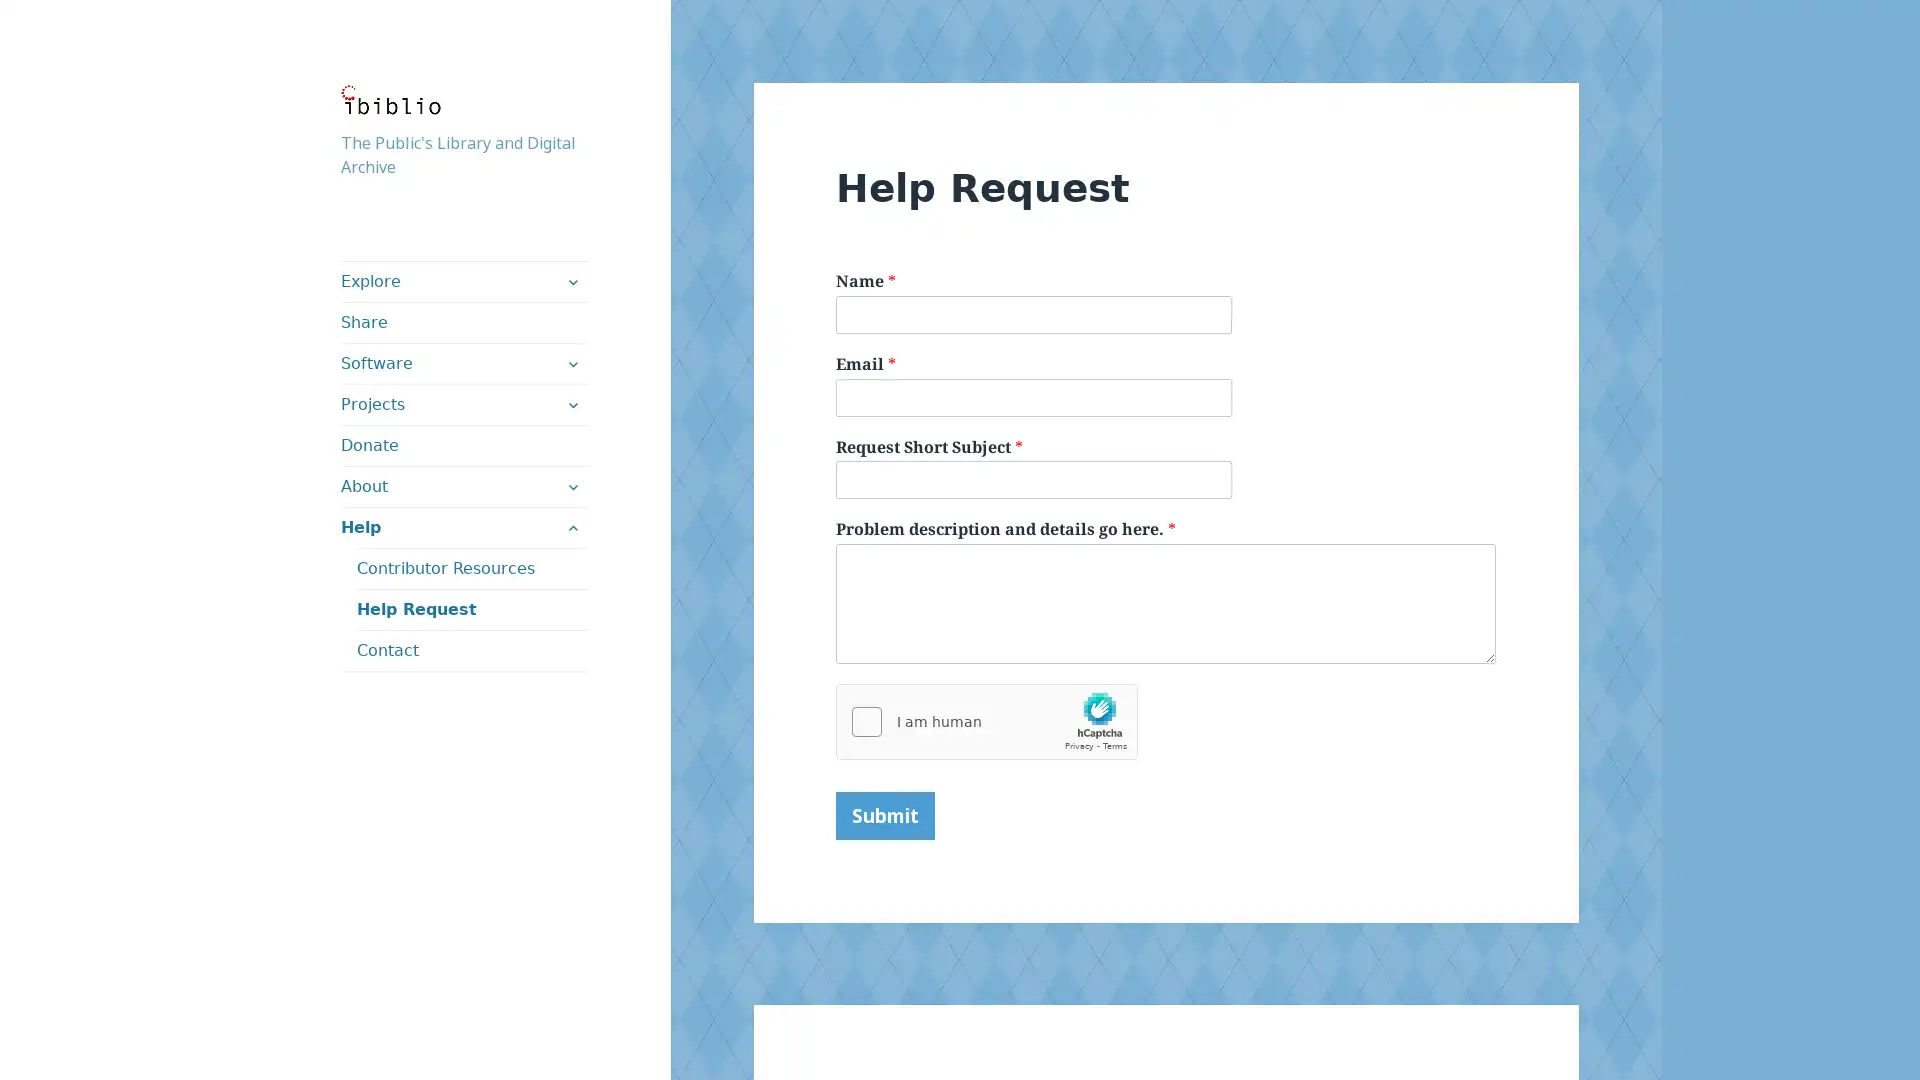 The height and width of the screenshot is (1080, 1920). What do you see at coordinates (884, 816) in the screenshot?
I see `Submit` at bounding box center [884, 816].